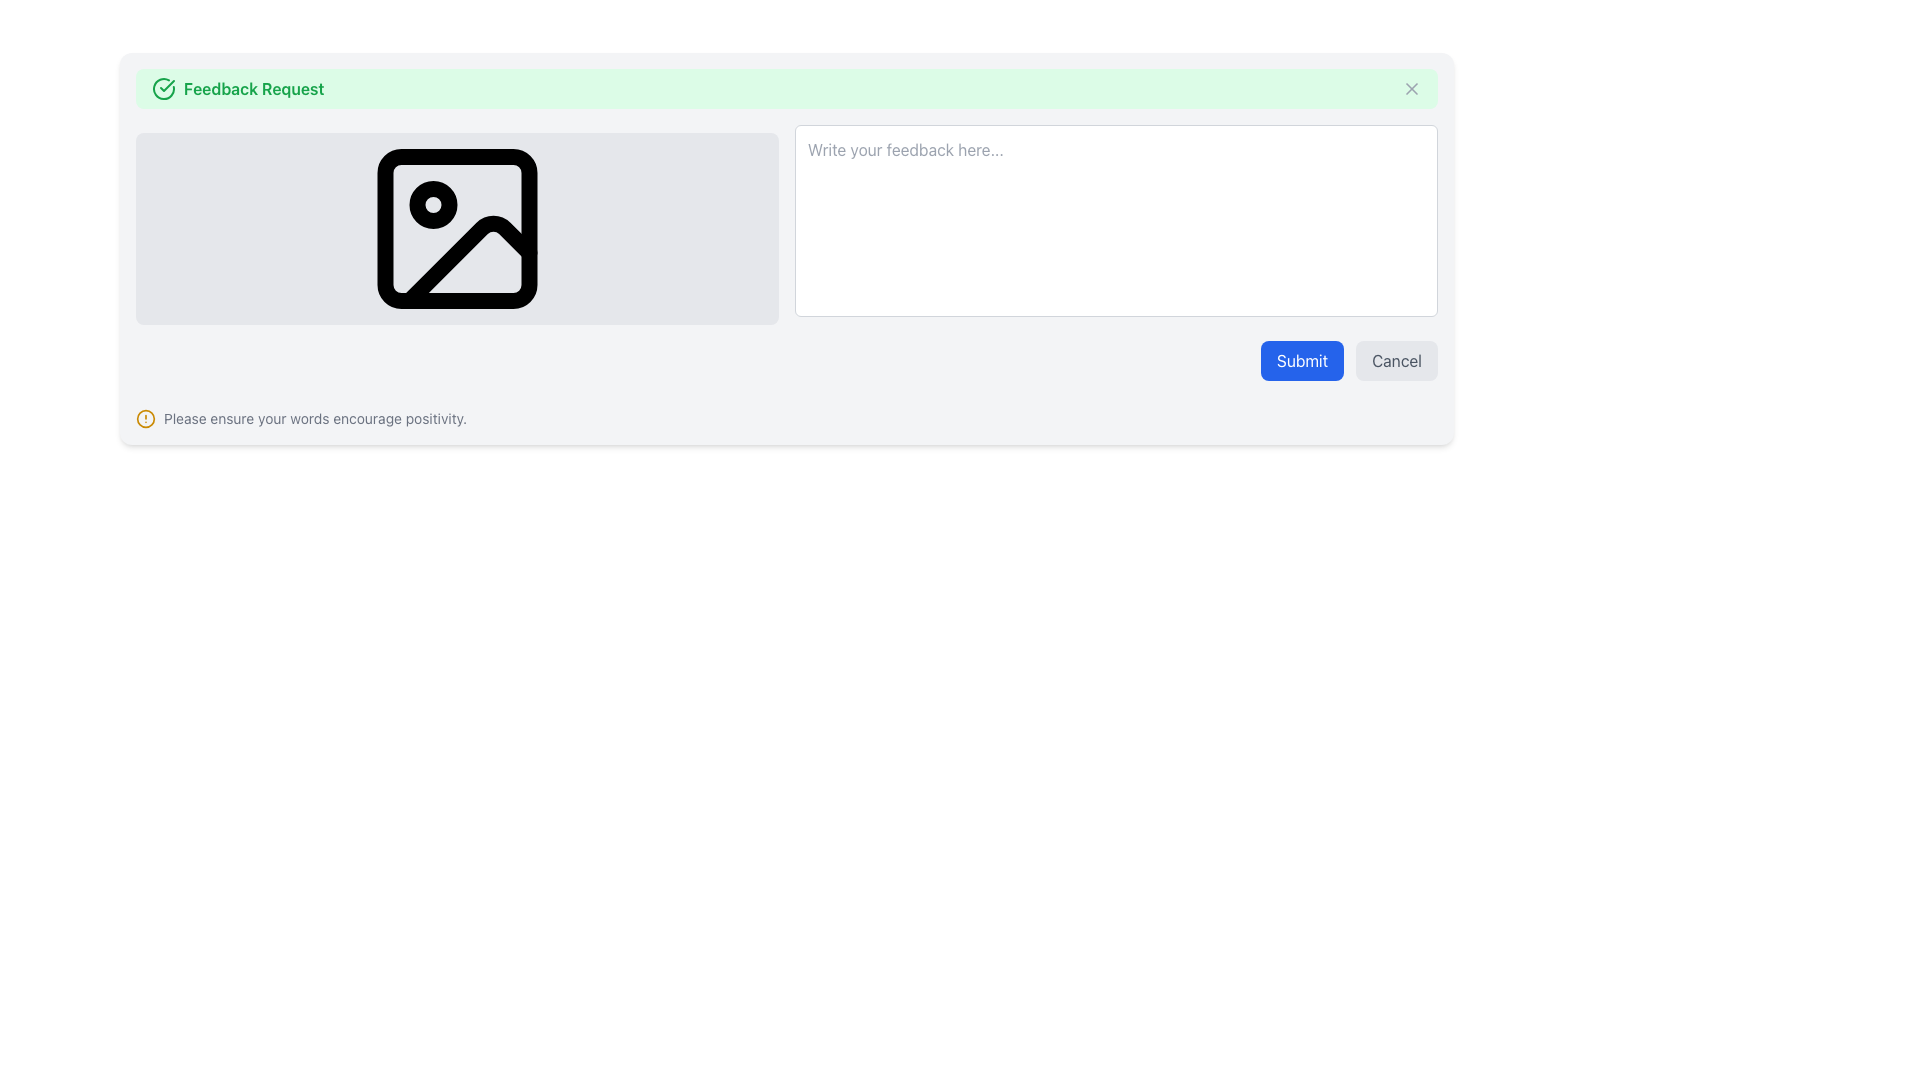 This screenshot has width=1920, height=1080. What do you see at coordinates (163, 87) in the screenshot?
I see `the circular green checkmark icon located to the left of the 'Feedback Request' text` at bounding box center [163, 87].